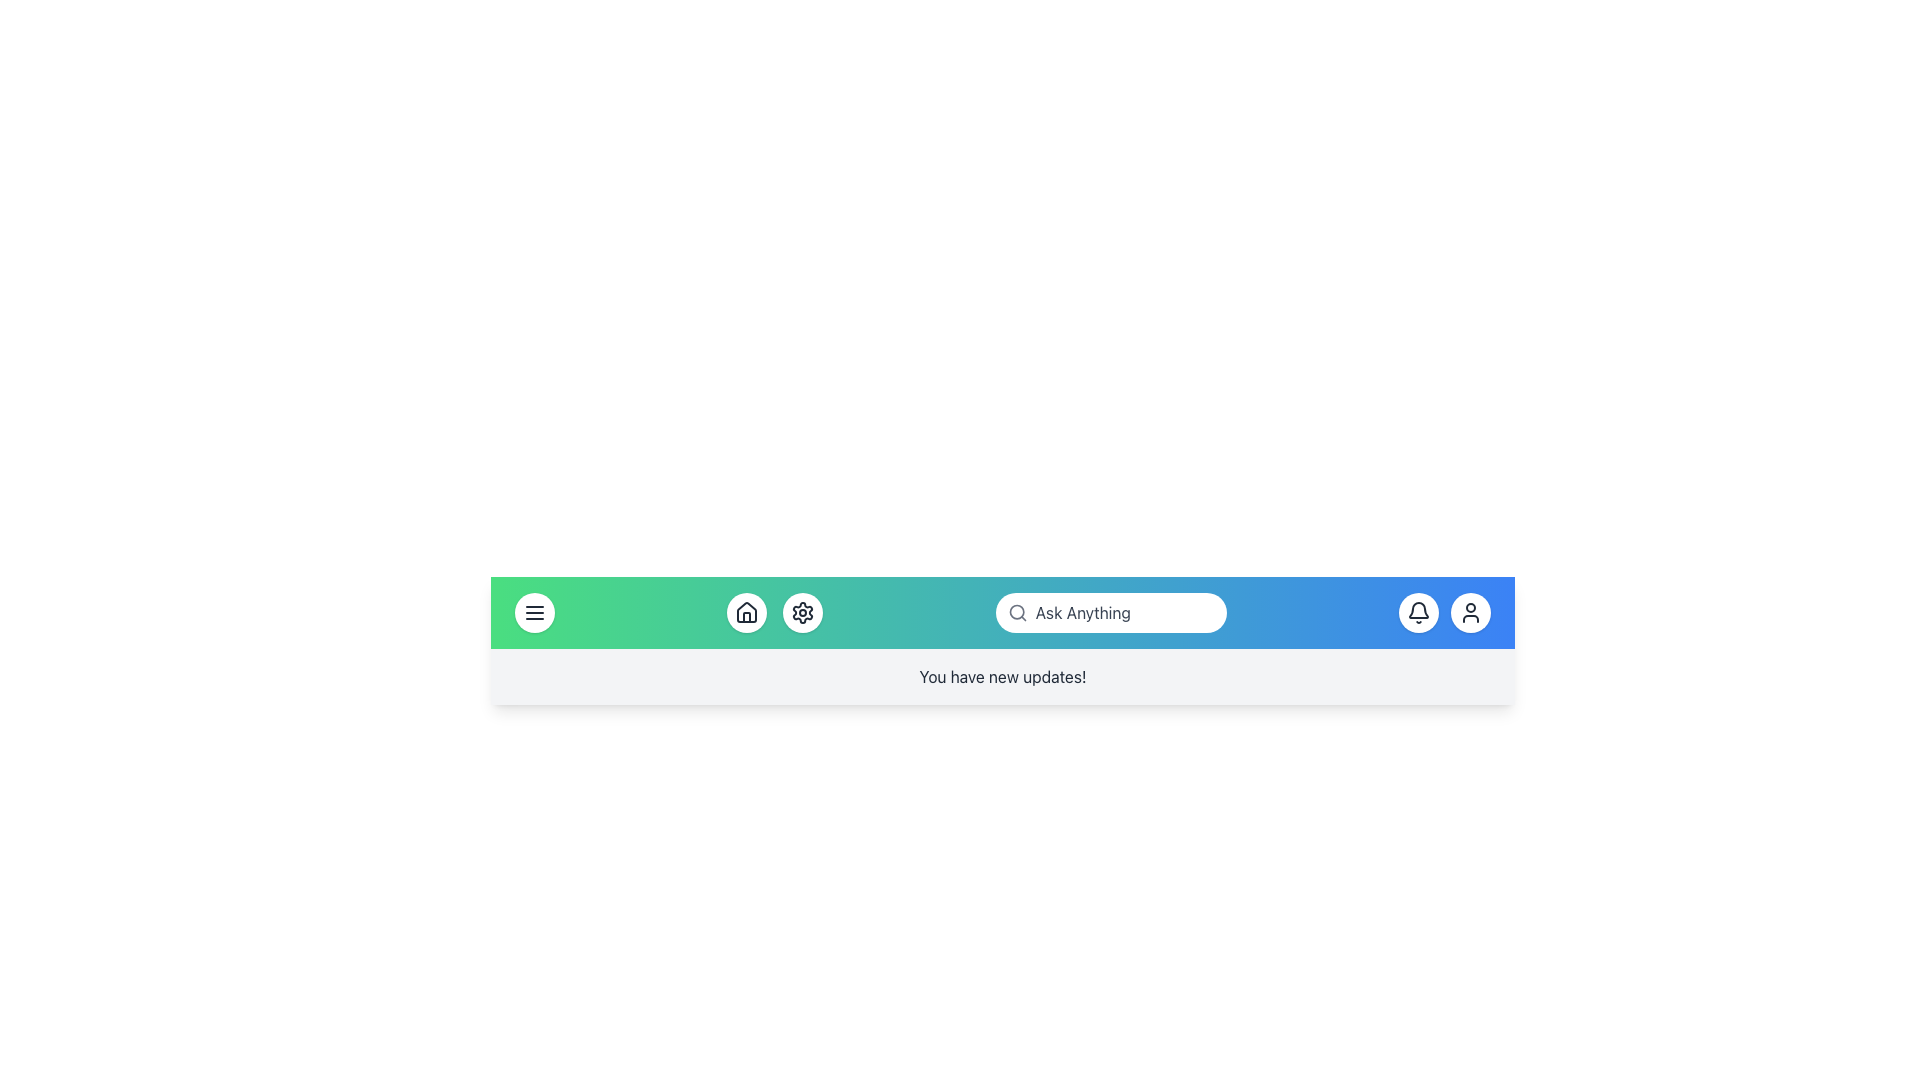  What do you see at coordinates (1003, 676) in the screenshot?
I see `the text label that says 'You have new updates!', which is styled in bold and positioned at the bottom of the header section, centered below the main navigation bar` at bounding box center [1003, 676].